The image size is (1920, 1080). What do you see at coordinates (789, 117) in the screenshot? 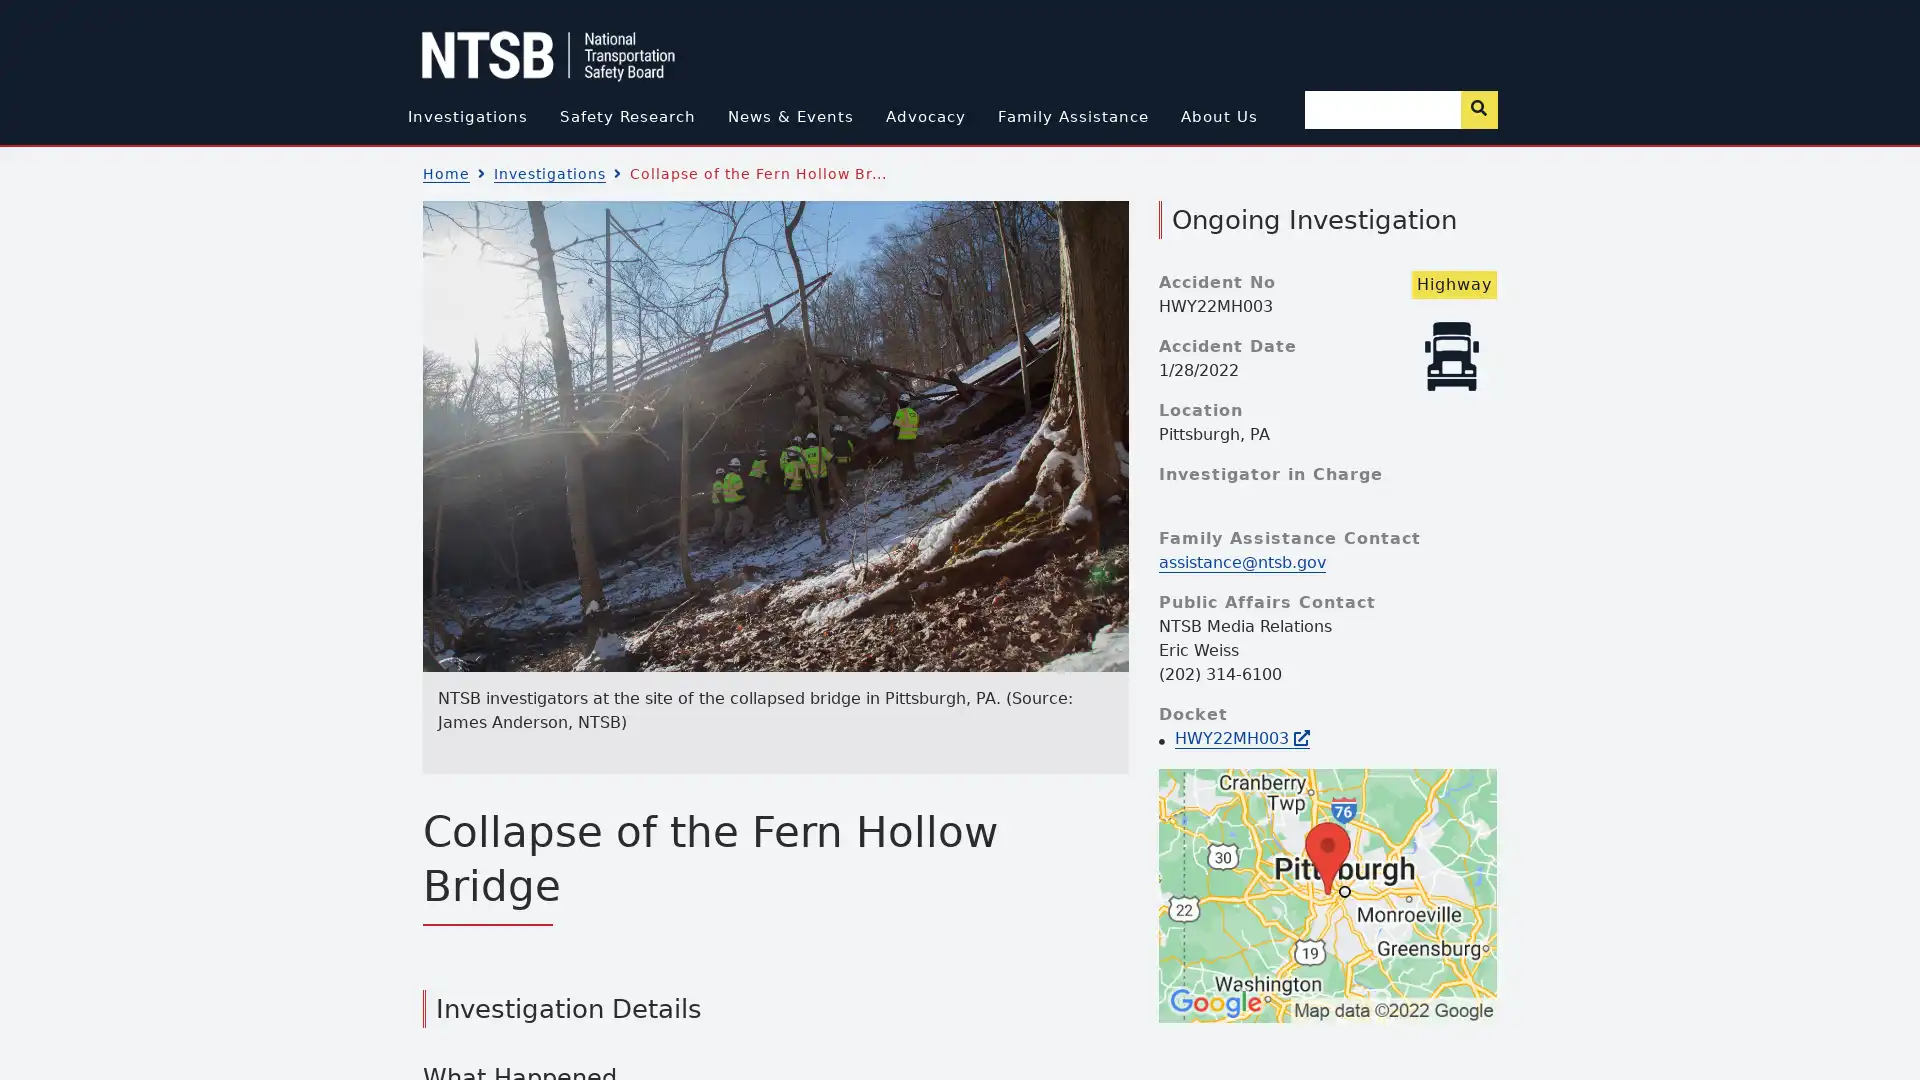
I see `News & Events` at bounding box center [789, 117].